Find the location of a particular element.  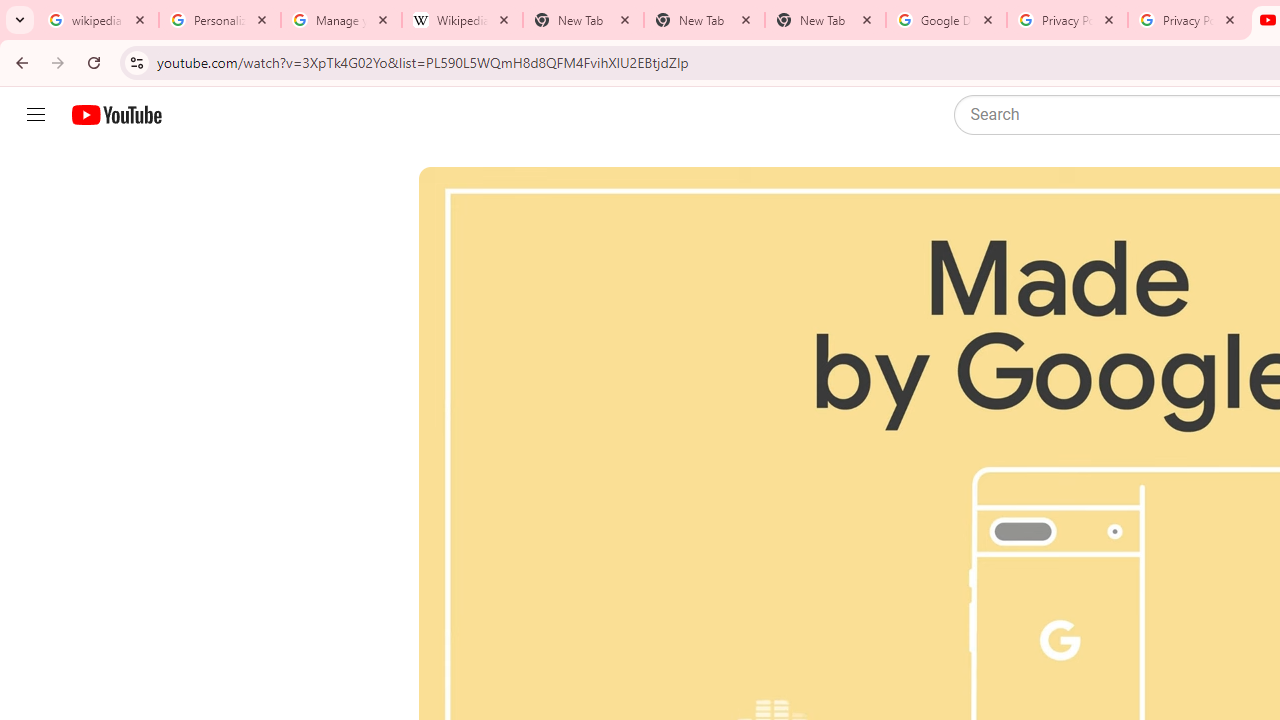

'Manage your Location History - Google Search Help' is located at coordinates (341, 20).